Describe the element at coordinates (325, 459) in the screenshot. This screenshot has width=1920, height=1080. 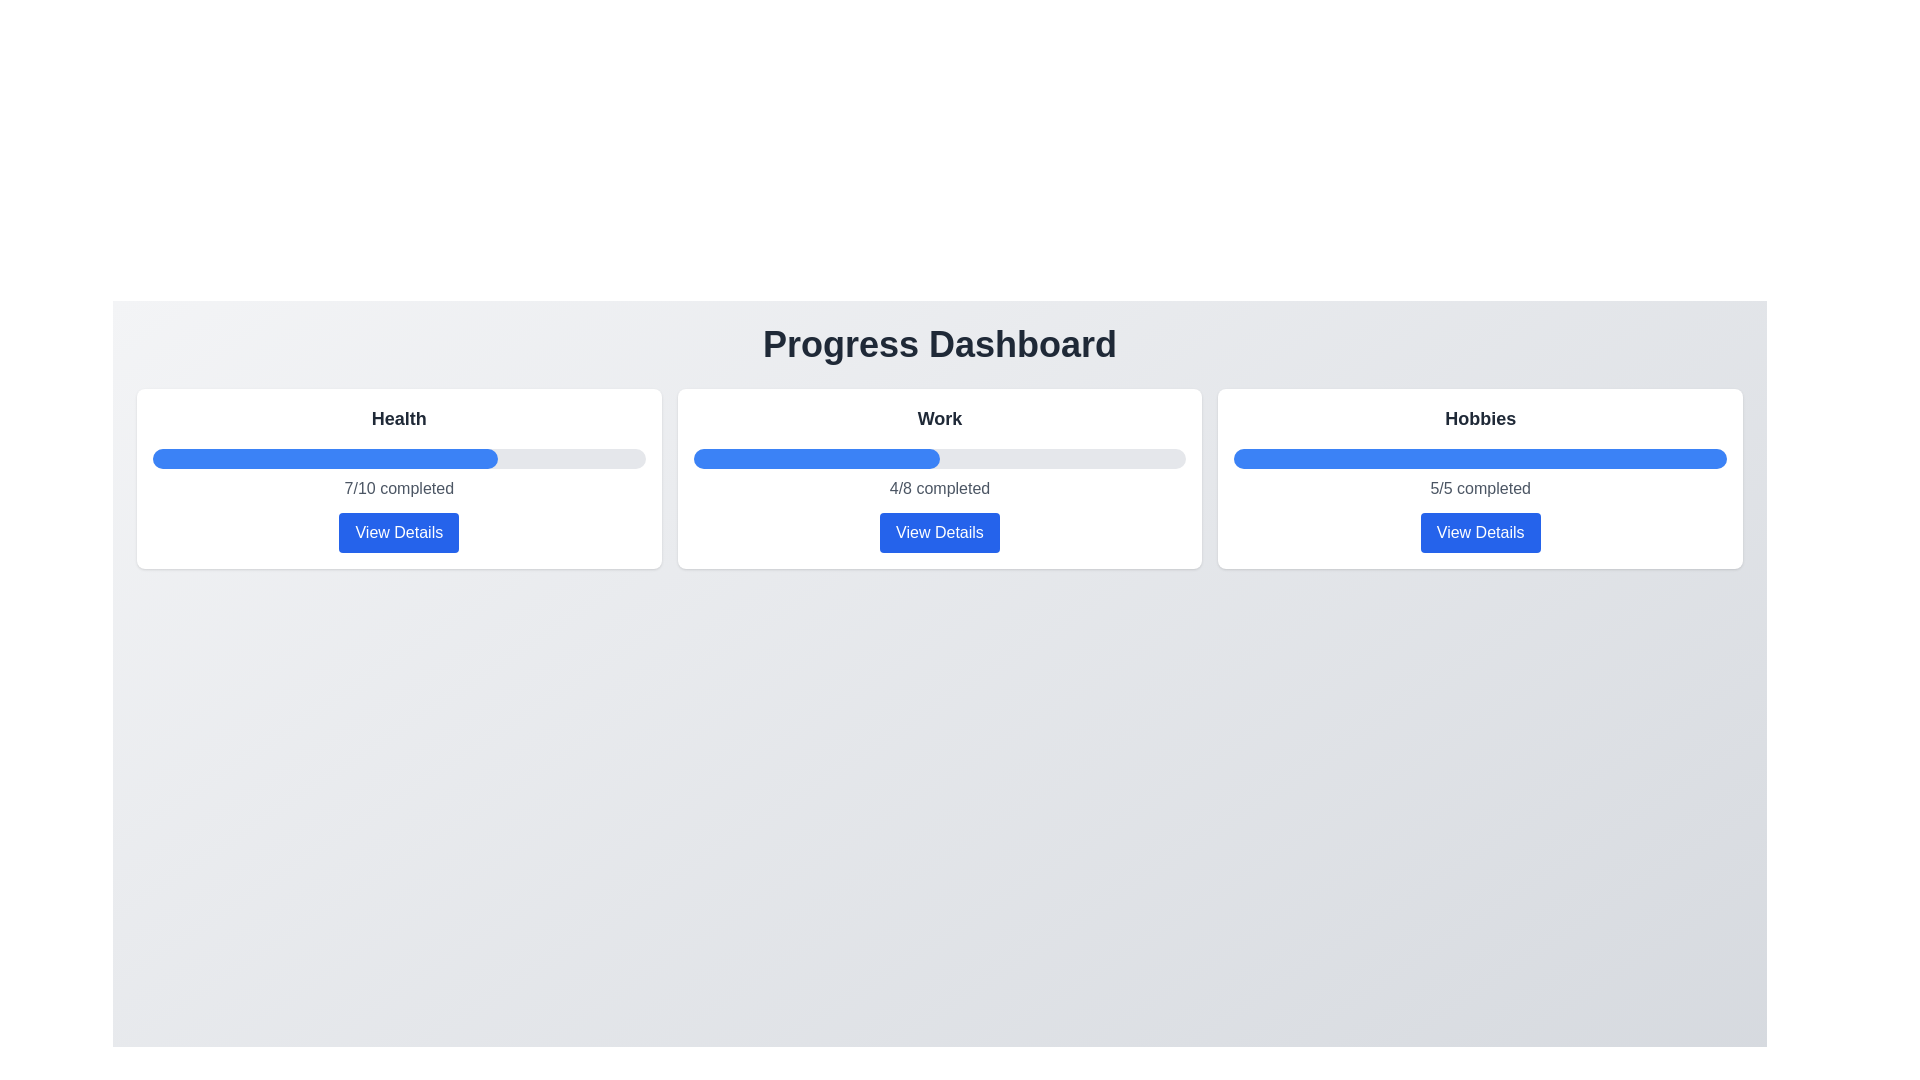
I see `the blue rounded rectangle Progress Indicator Bar that represents the progress for the 'Health' section of the dashboard` at that location.